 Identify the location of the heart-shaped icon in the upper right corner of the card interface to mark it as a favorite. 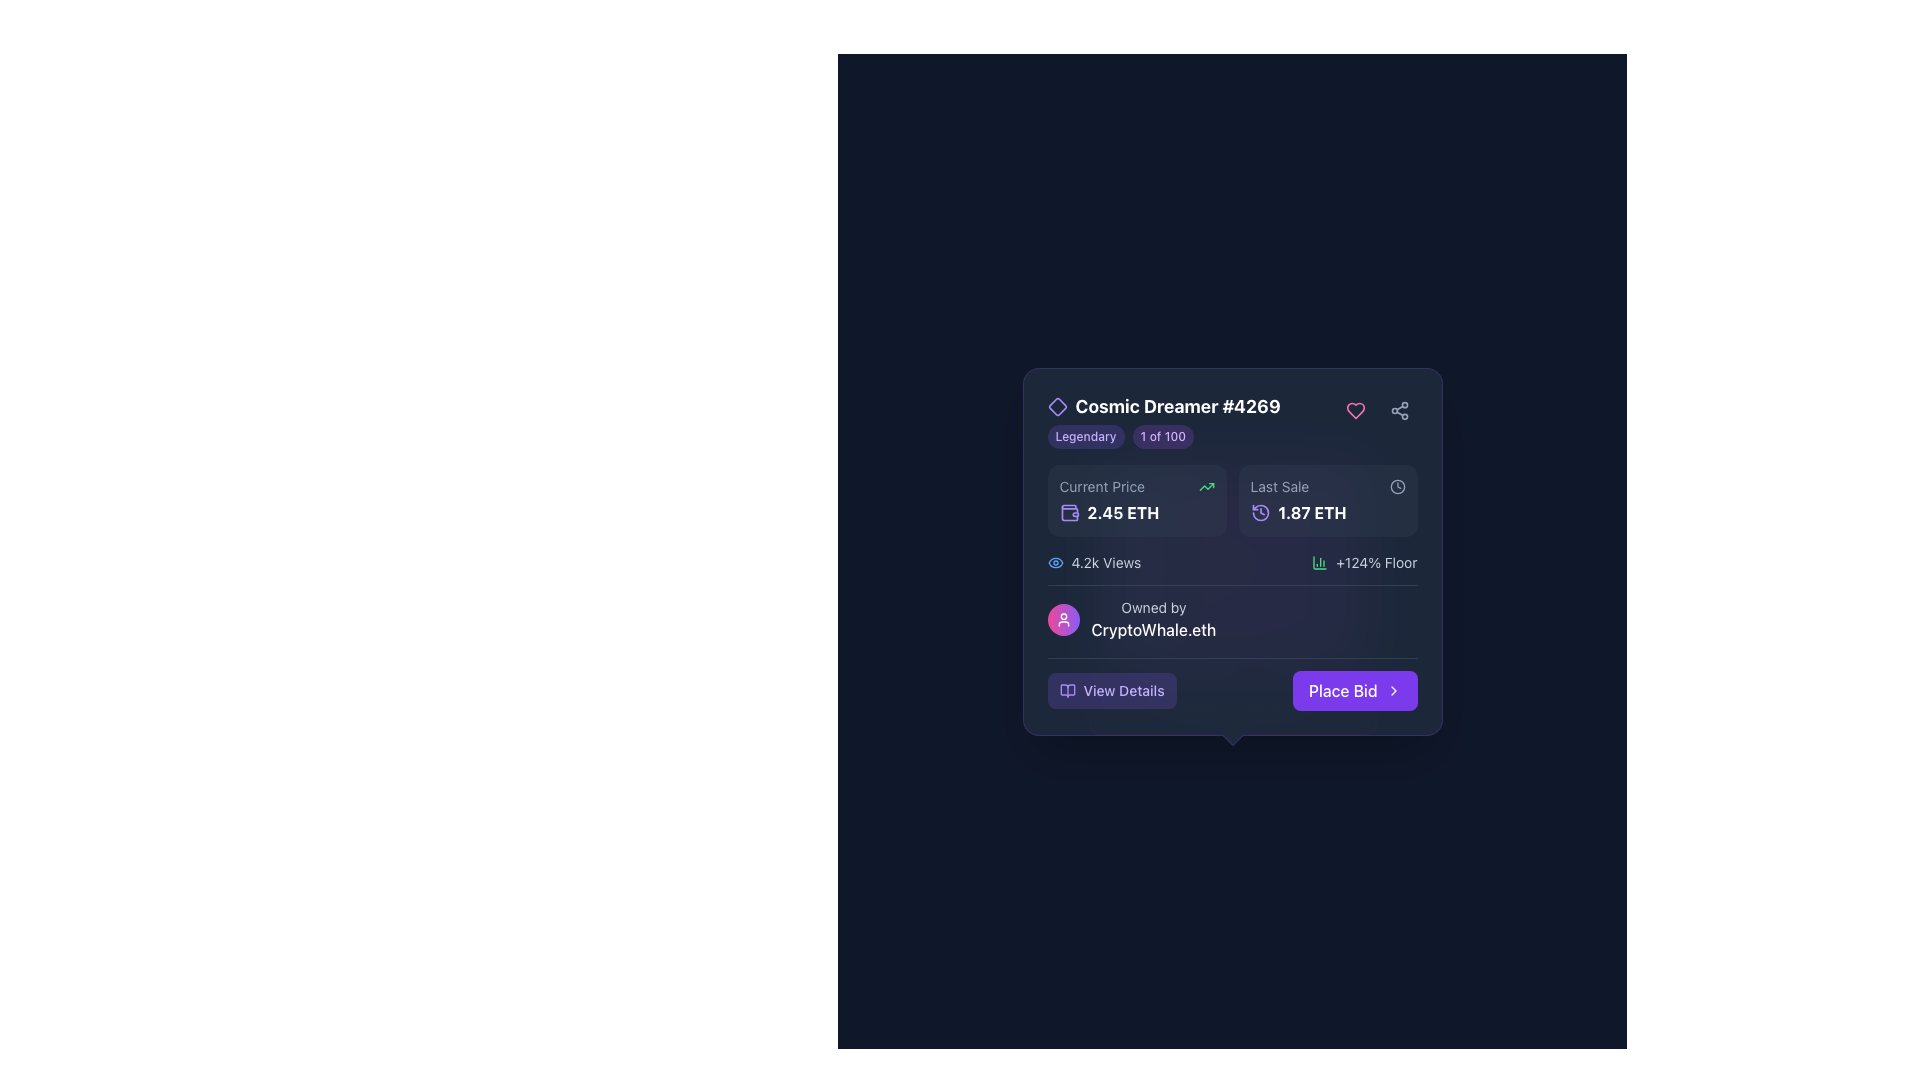
(1355, 410).